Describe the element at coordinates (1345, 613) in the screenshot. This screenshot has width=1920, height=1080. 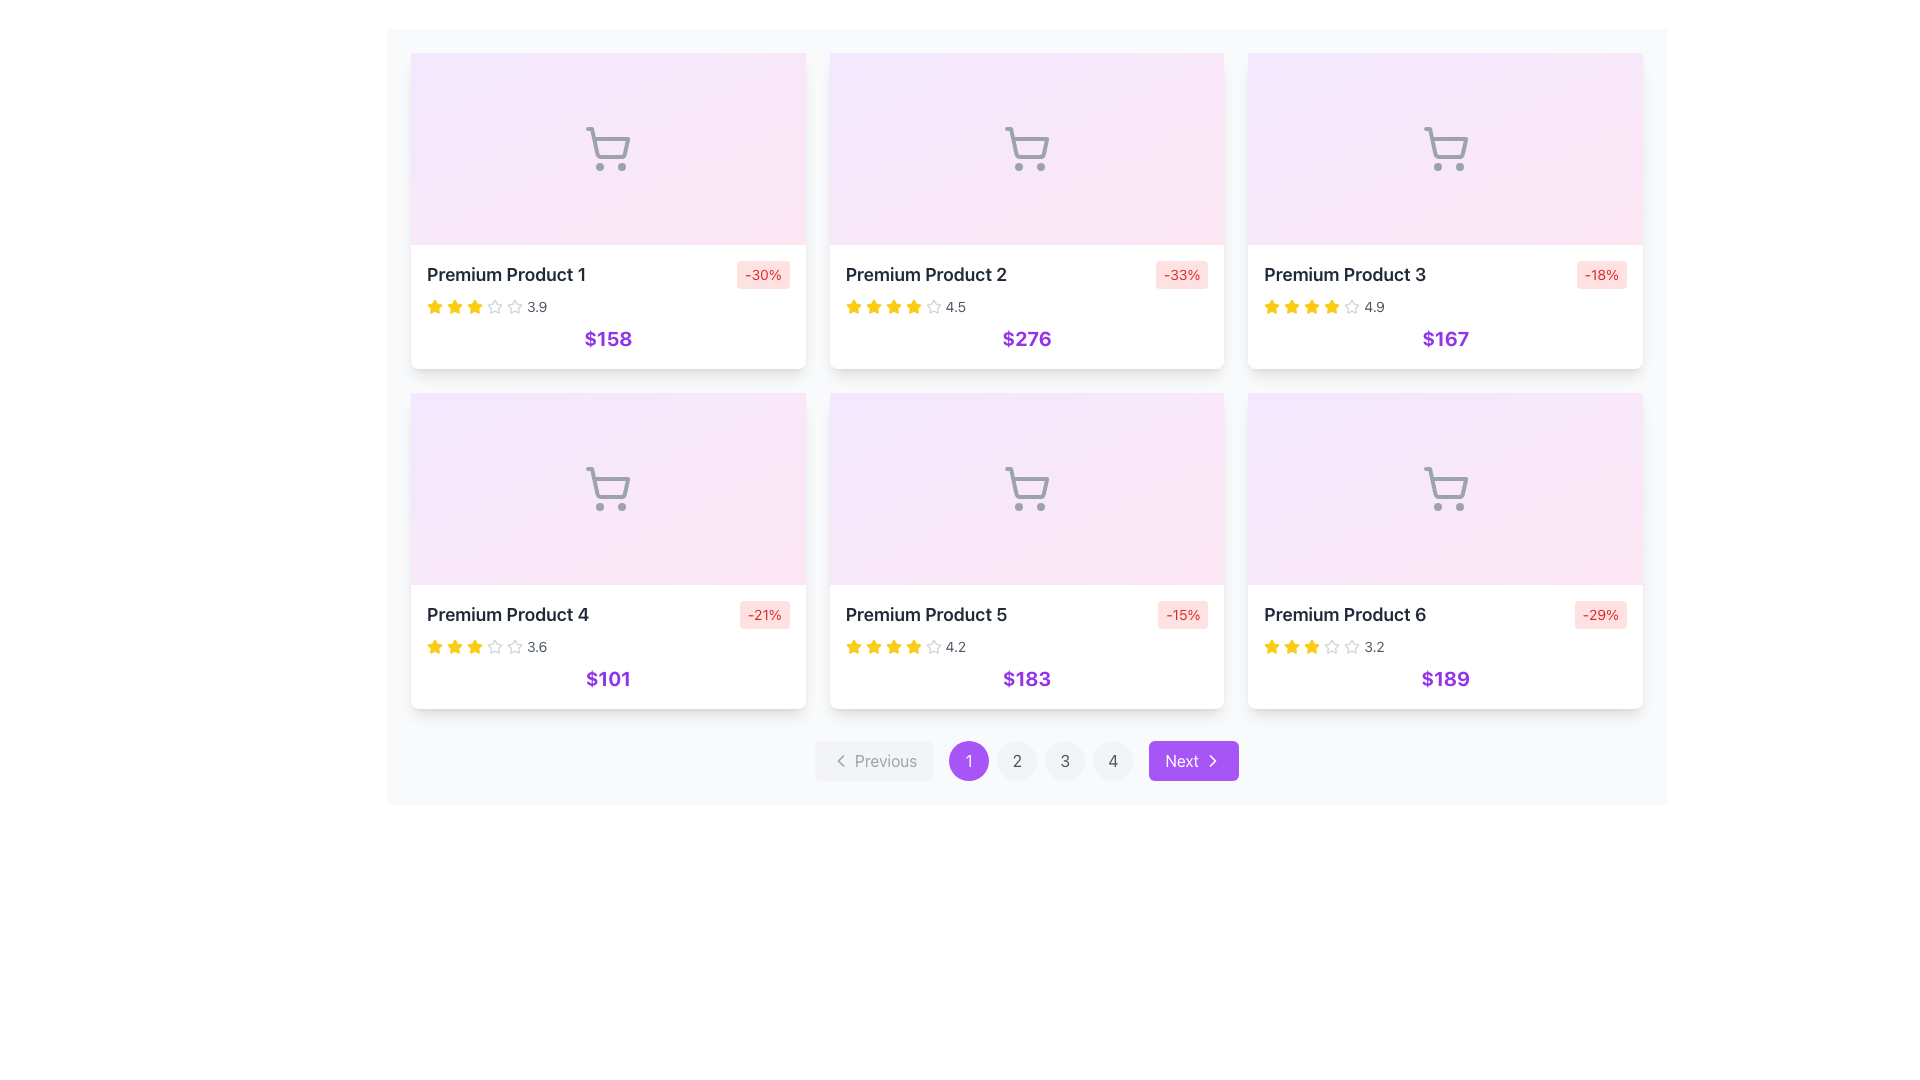
I see `the text label displaying 'Premium Product 6' to associate the text with the product attributes` at that location.